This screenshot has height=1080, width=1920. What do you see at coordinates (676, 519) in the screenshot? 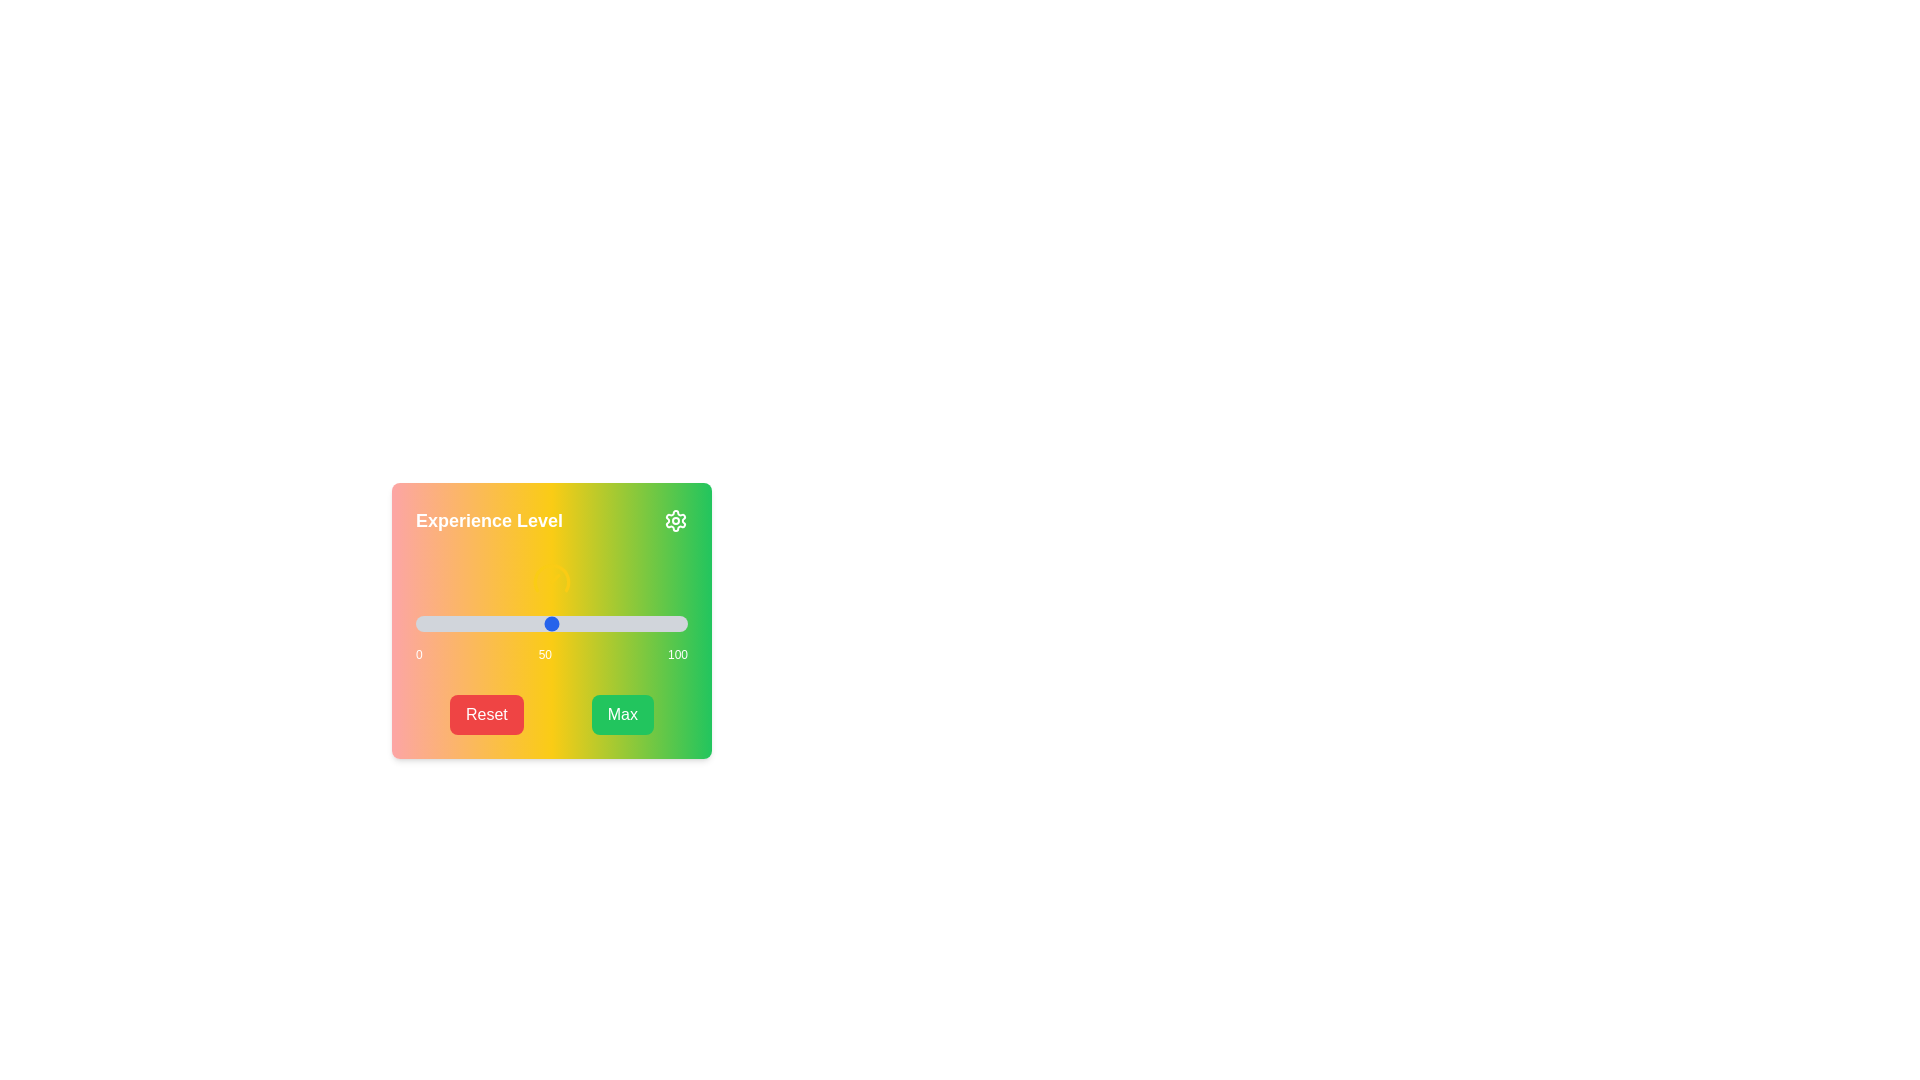
I see `the 'Settings' icon to open additional options` at bounding box center [676, 519].